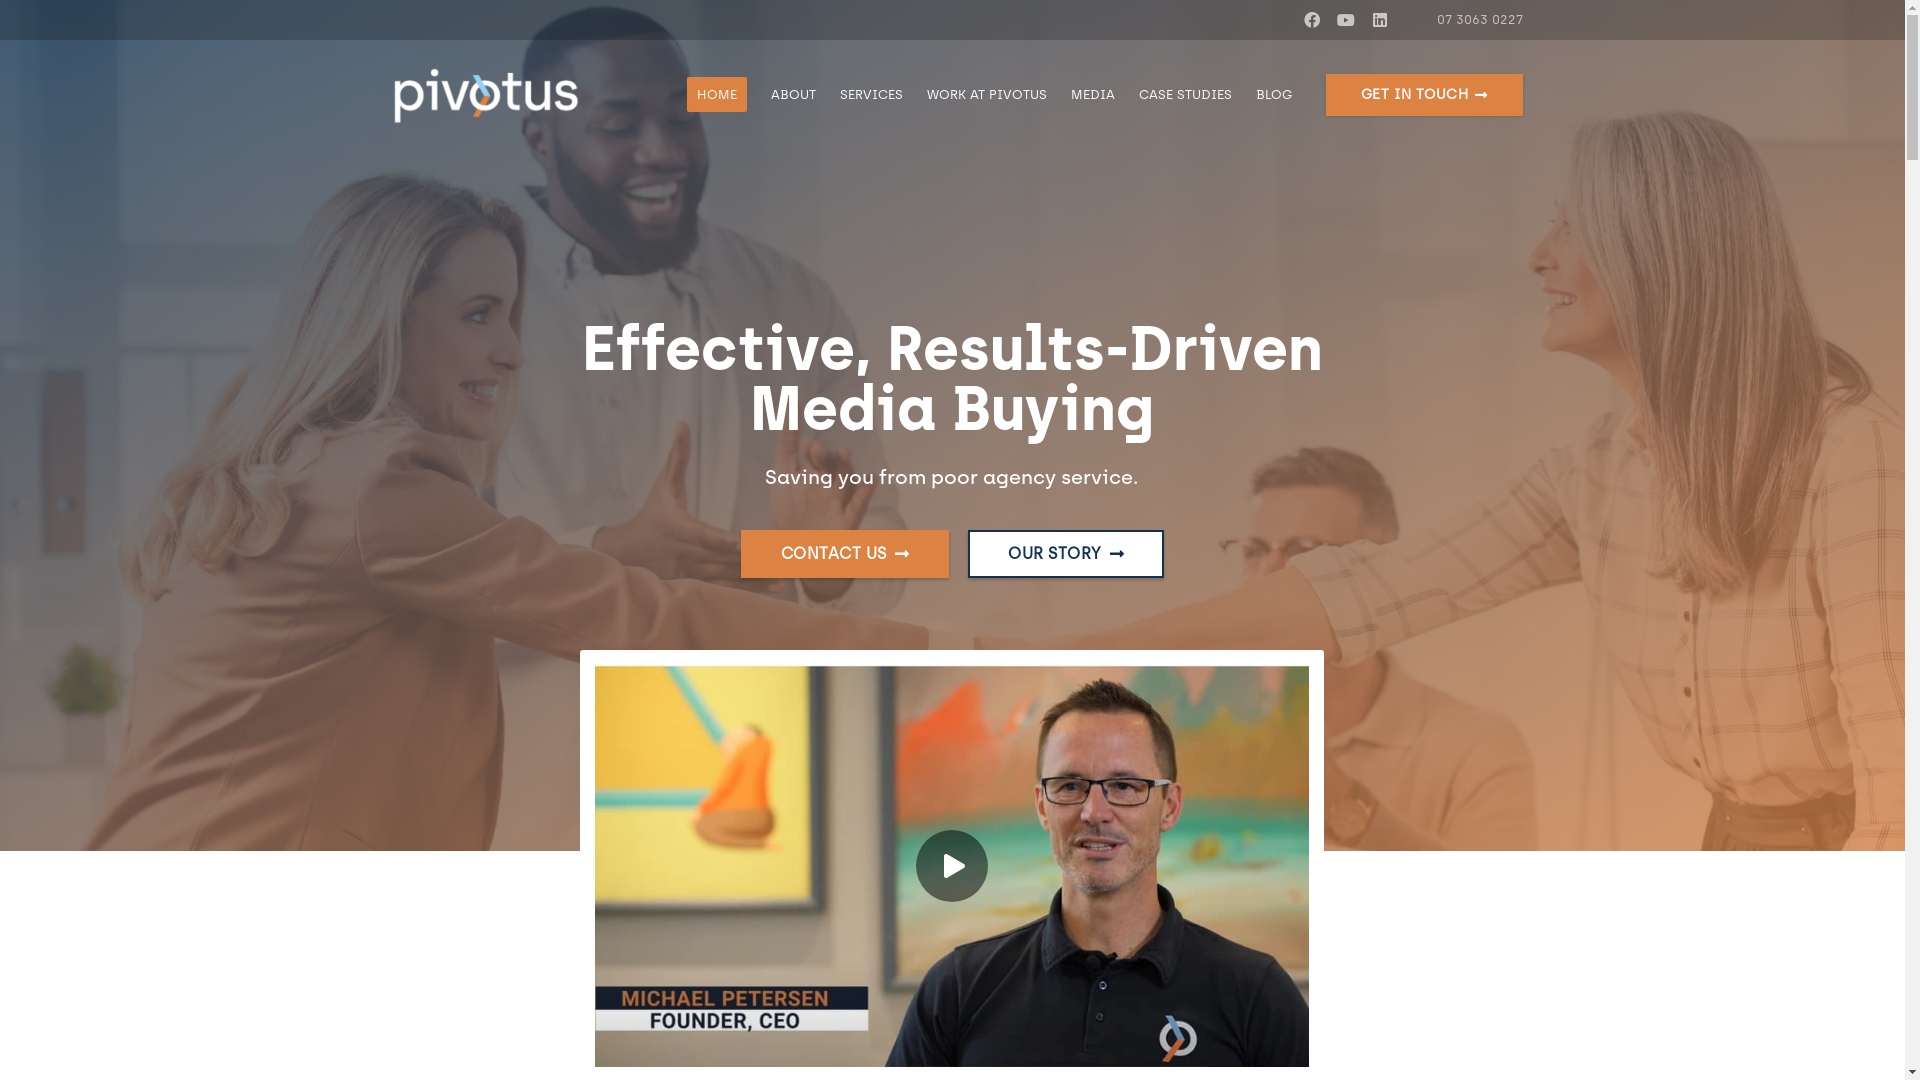  What do you see at coordinates (1185, 95) in the screenshot?
I see `'CASE STUDIES'` at bounding box center [1185, 95].